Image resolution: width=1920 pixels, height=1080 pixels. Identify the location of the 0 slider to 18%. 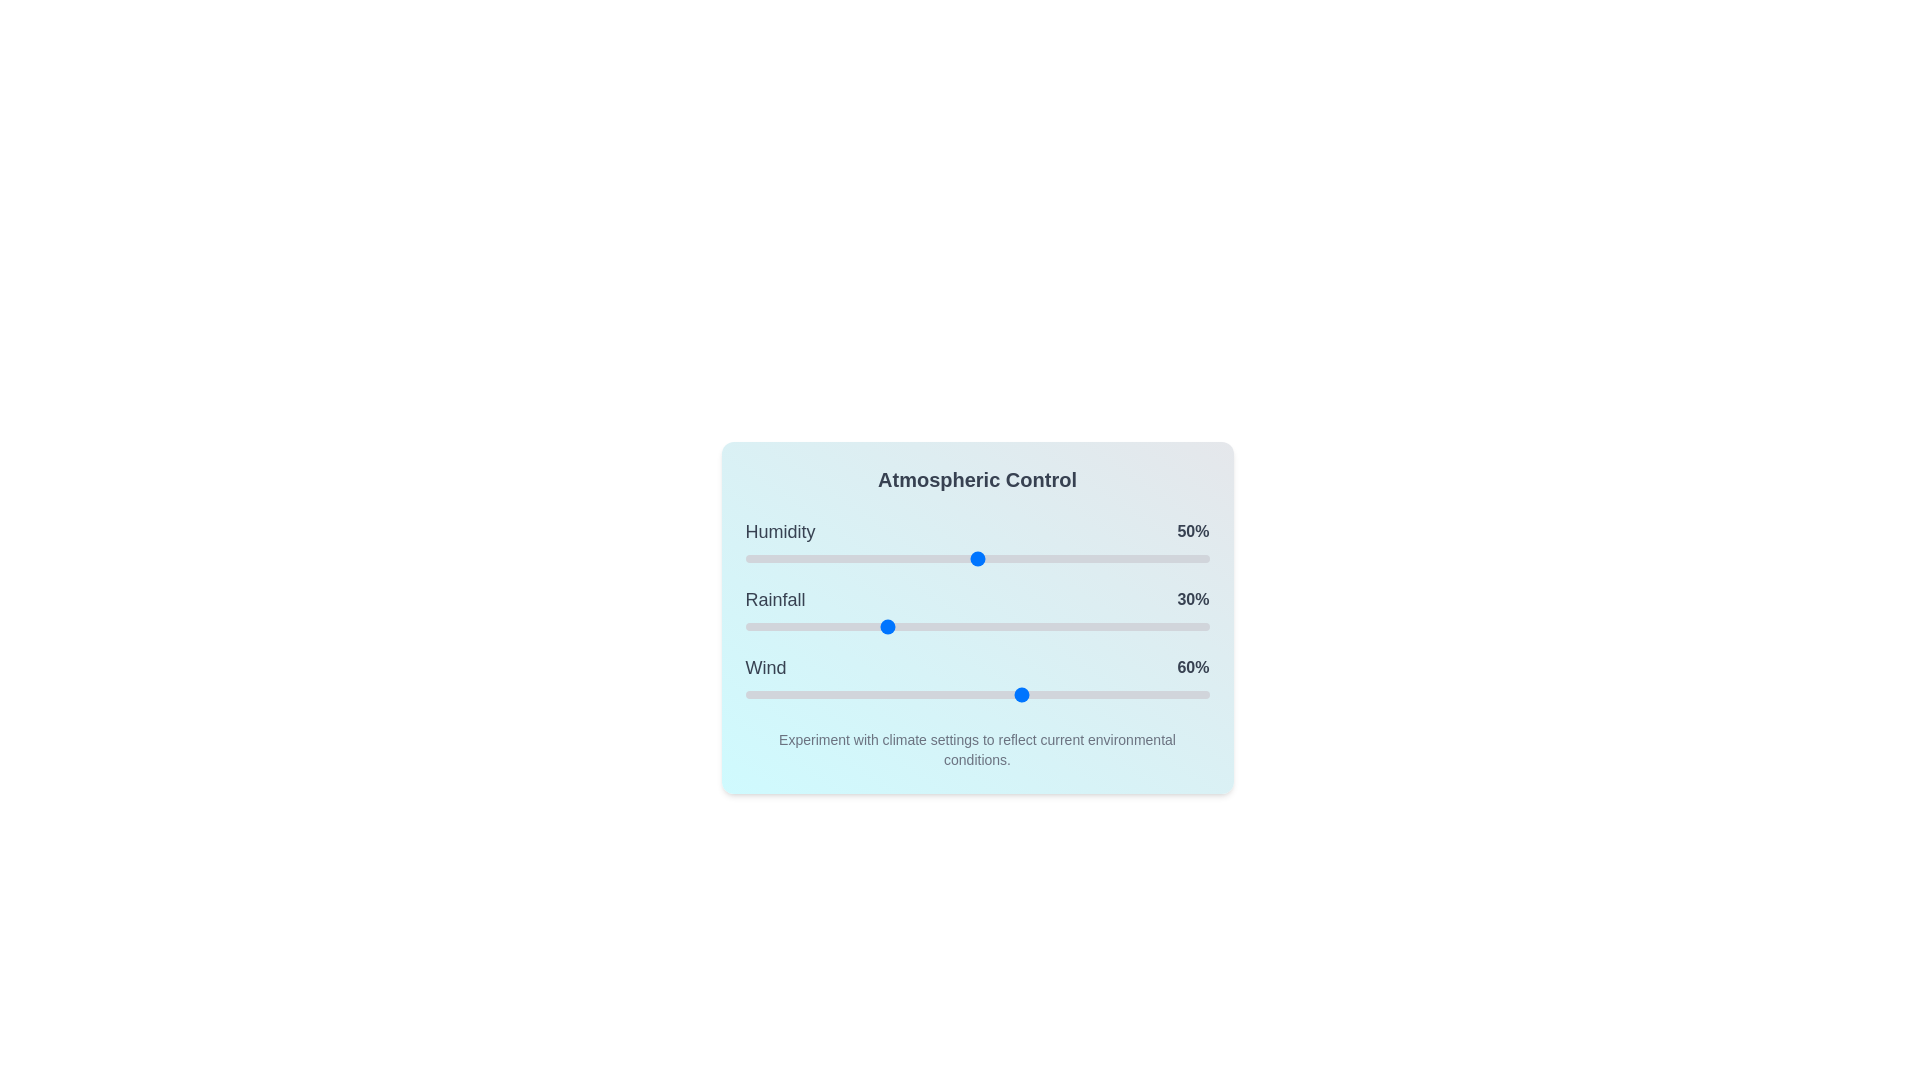
(829, 559).